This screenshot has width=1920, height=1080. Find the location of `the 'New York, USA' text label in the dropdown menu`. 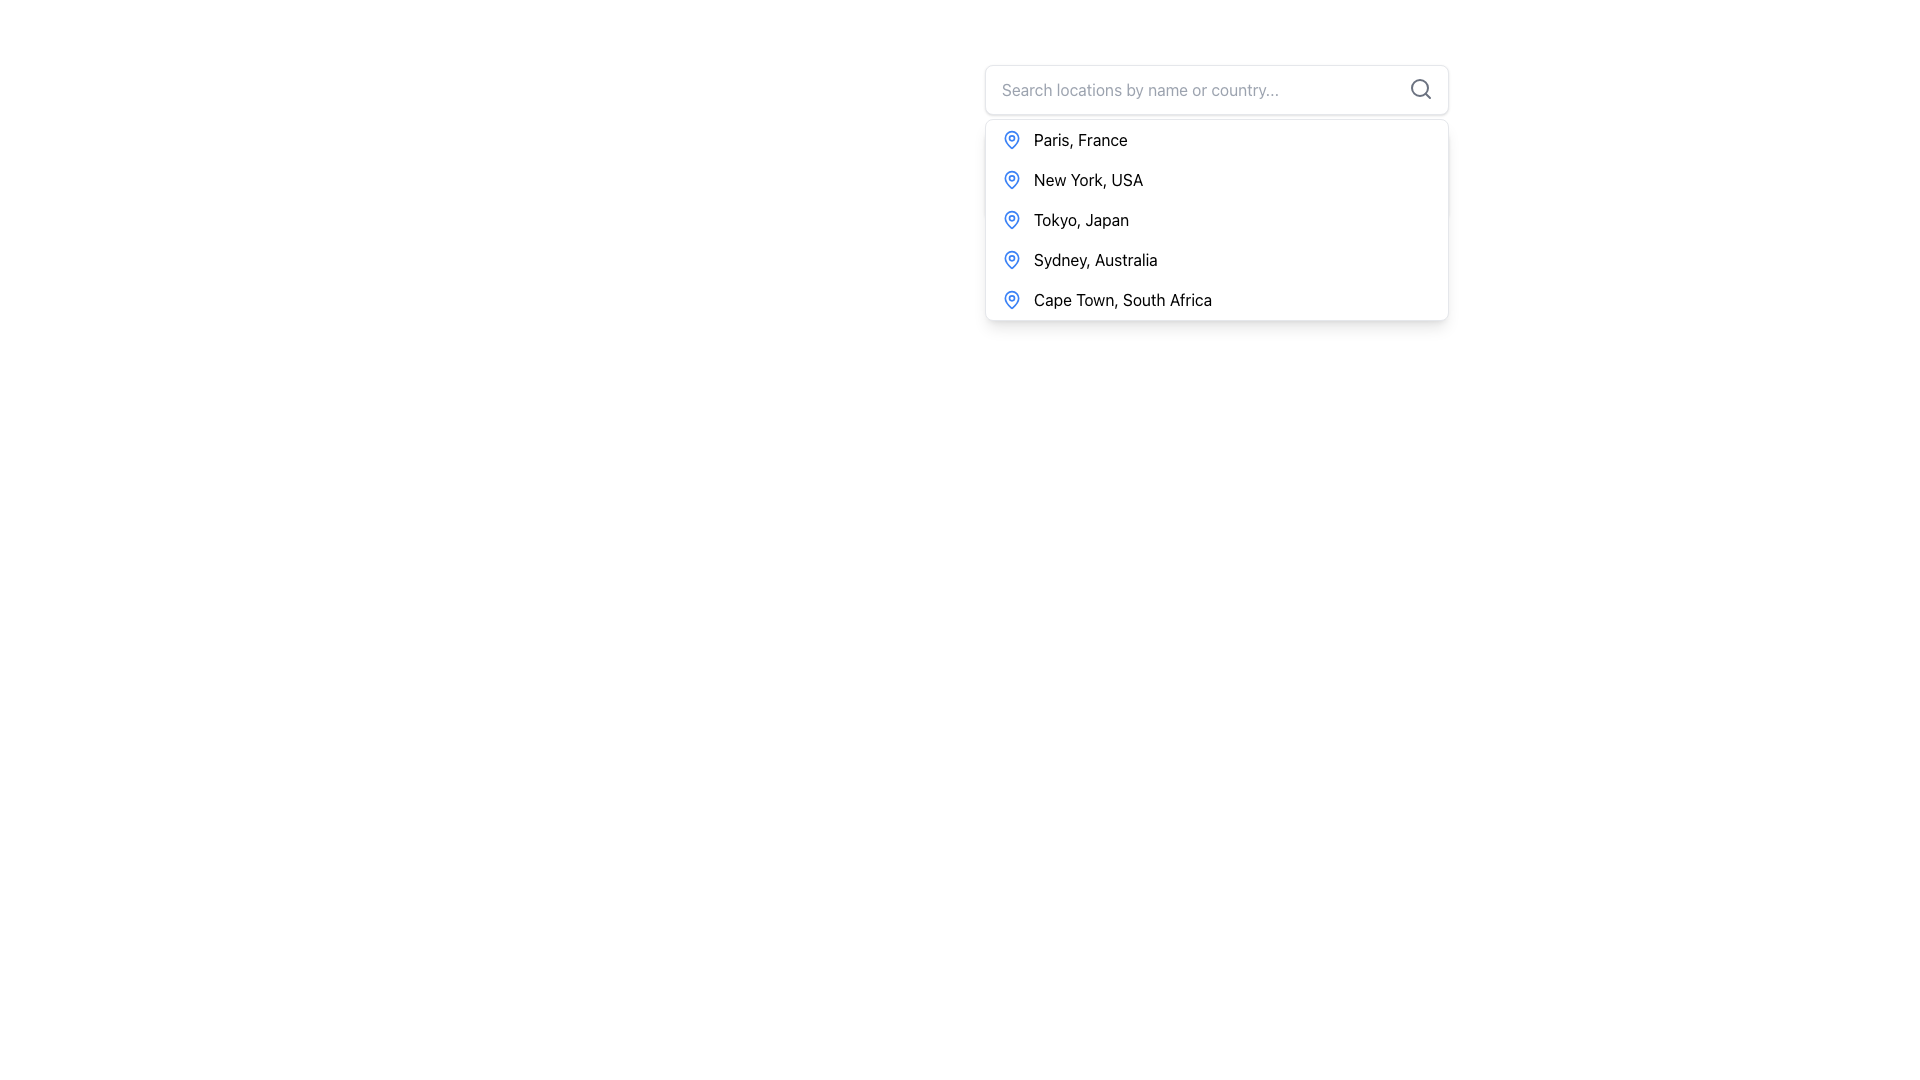

the 'New York, USA' text label in the dropdown menu is located at coordinates (1087, 180).